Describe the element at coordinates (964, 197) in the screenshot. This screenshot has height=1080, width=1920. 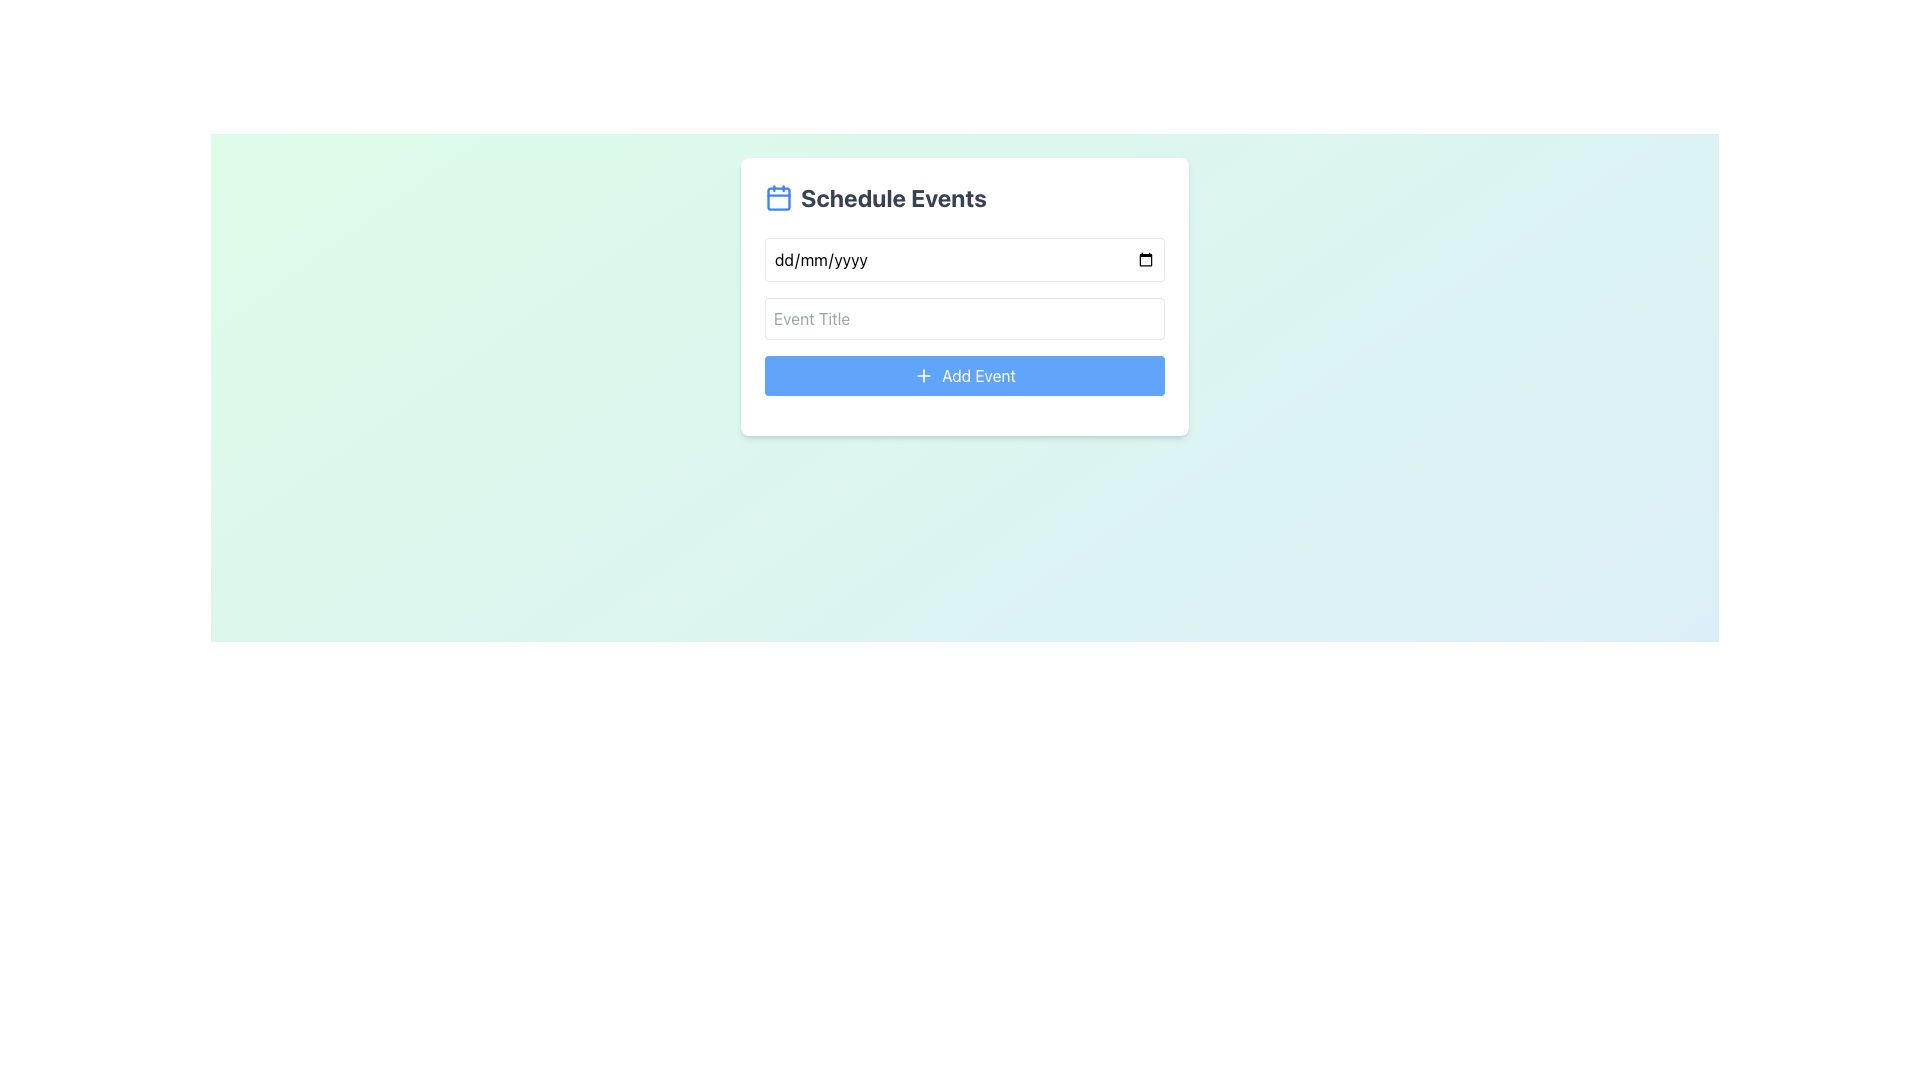
I see `the text header element displaying 'Schedule Events', which is styled in bold, large font with dark gray coloring and accompanied by a blue calendar icon to its left` at that location.